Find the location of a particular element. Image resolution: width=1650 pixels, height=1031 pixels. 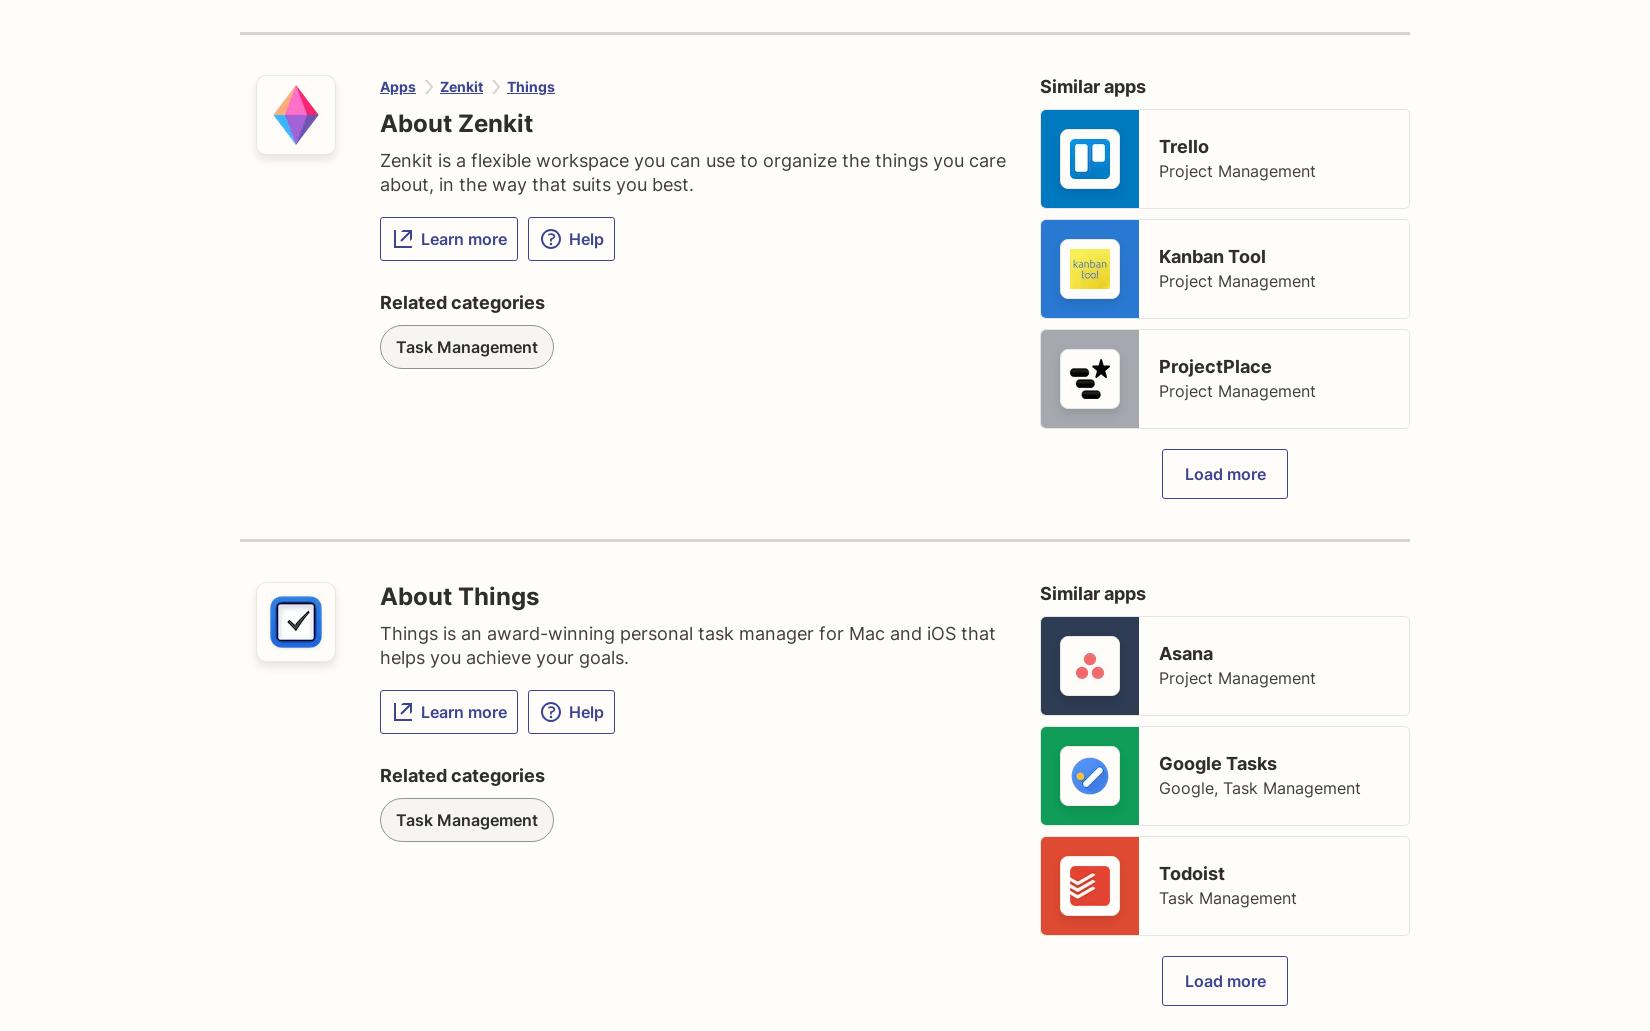

'About Zenkit' is located at coordinates (455, 122).